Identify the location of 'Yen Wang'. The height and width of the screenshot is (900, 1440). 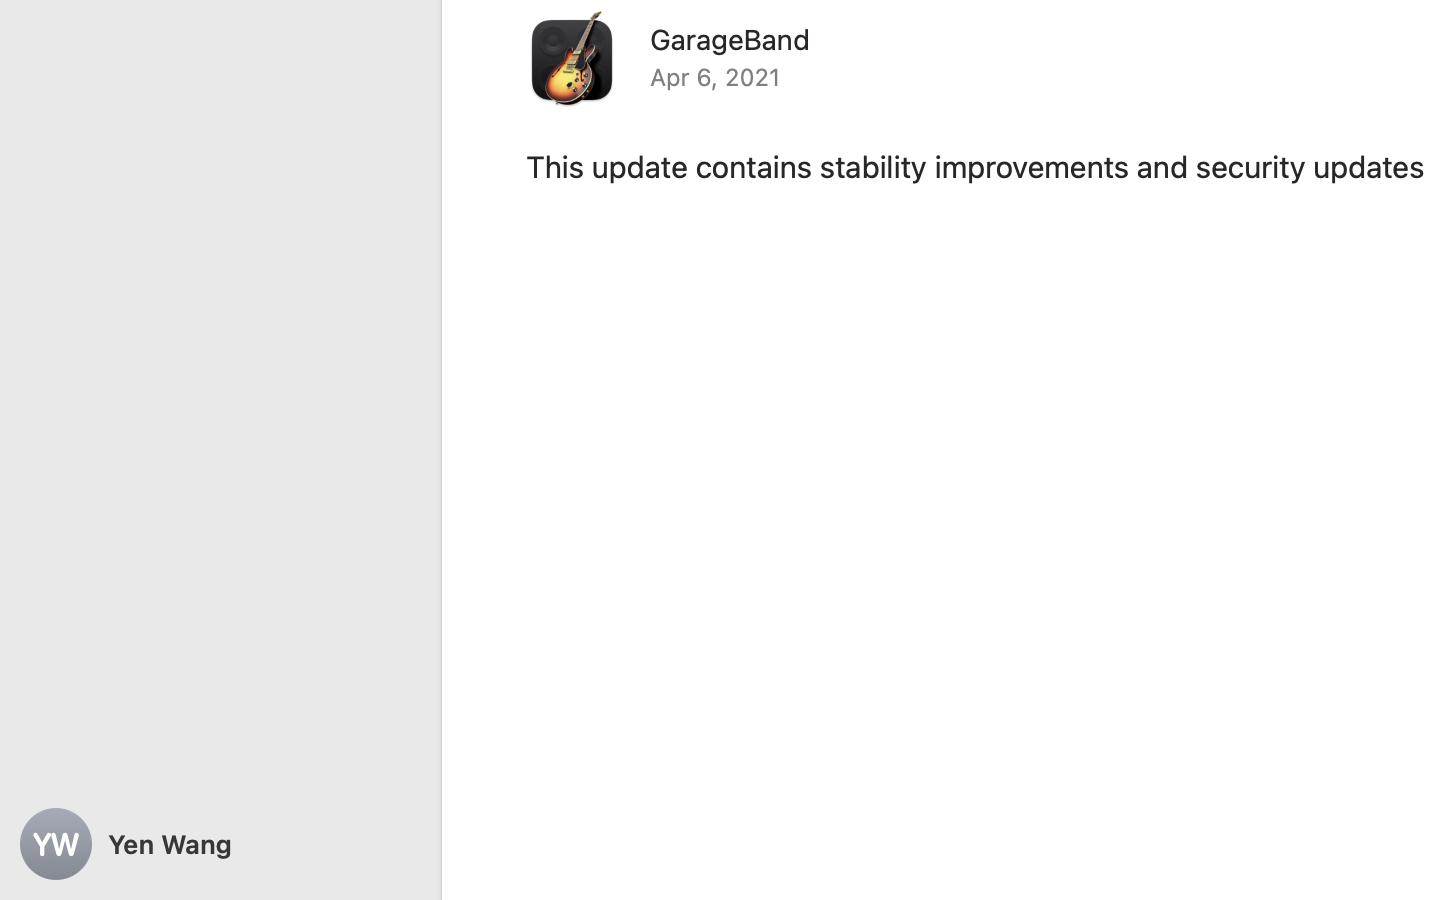
(220, 844).